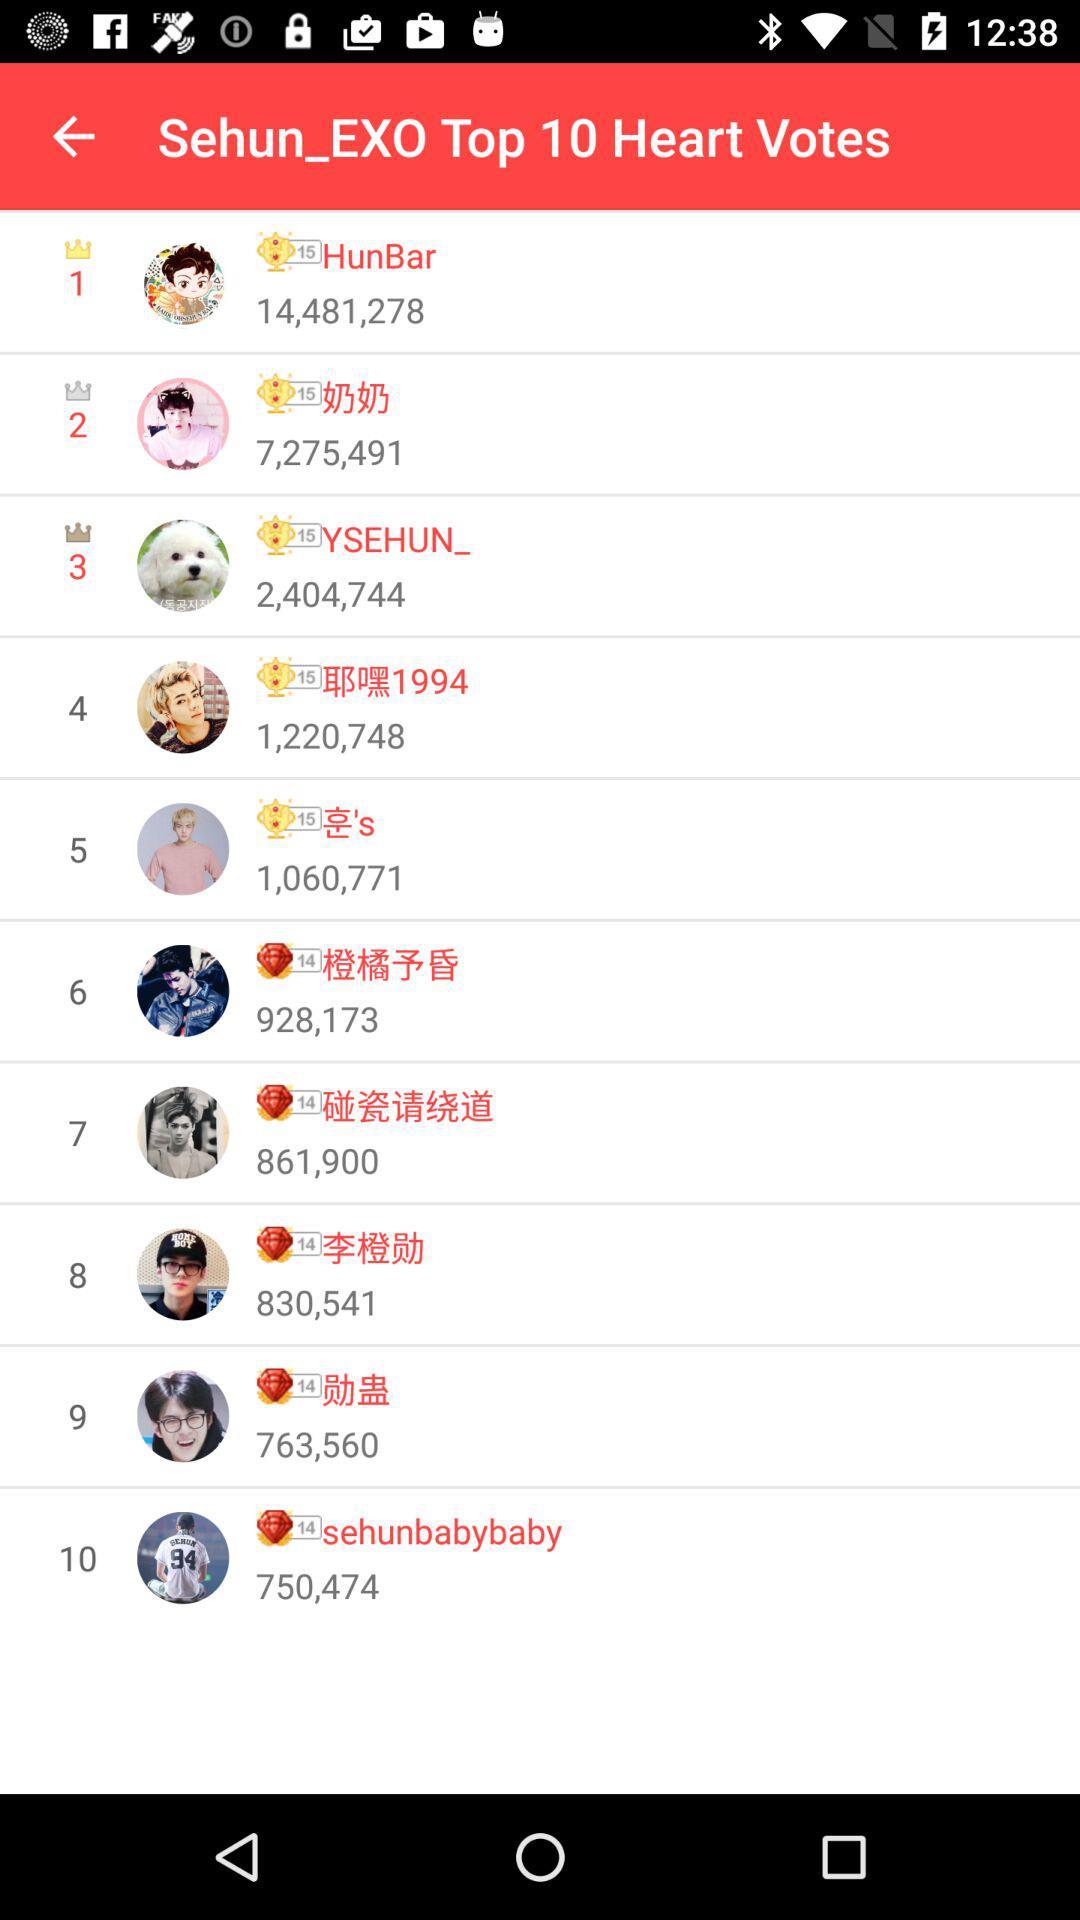 The width and height of the screenshot is (1080, 1920). What do you see at coordinates (72, 135) in the screenshot?
I see `the icon next to the sehun_exo top 10 item` at bounding box center [72, 135].